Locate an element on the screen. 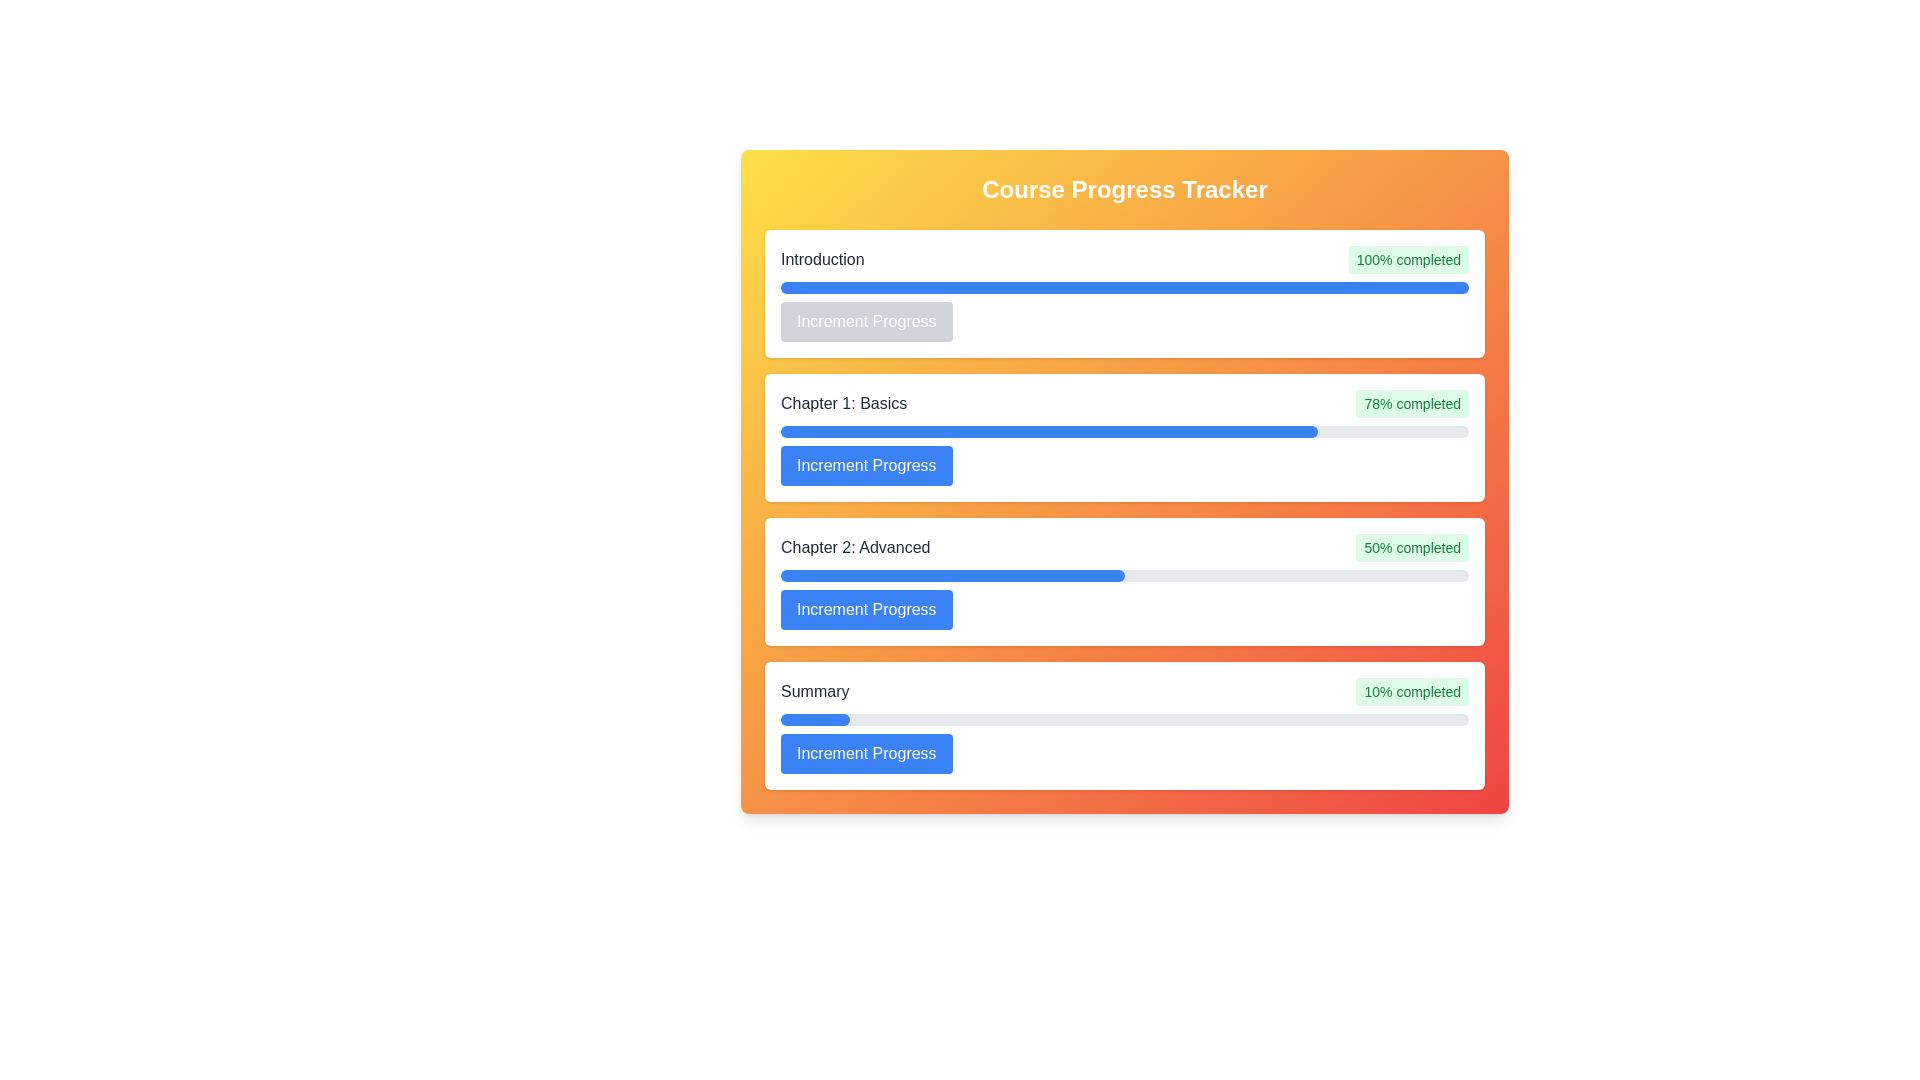  the Progress Tracker Module labeled 'Introduction', which contains a fully filled progress bar and an 'Increment Progress' button is located at coordinates (1124, 293).